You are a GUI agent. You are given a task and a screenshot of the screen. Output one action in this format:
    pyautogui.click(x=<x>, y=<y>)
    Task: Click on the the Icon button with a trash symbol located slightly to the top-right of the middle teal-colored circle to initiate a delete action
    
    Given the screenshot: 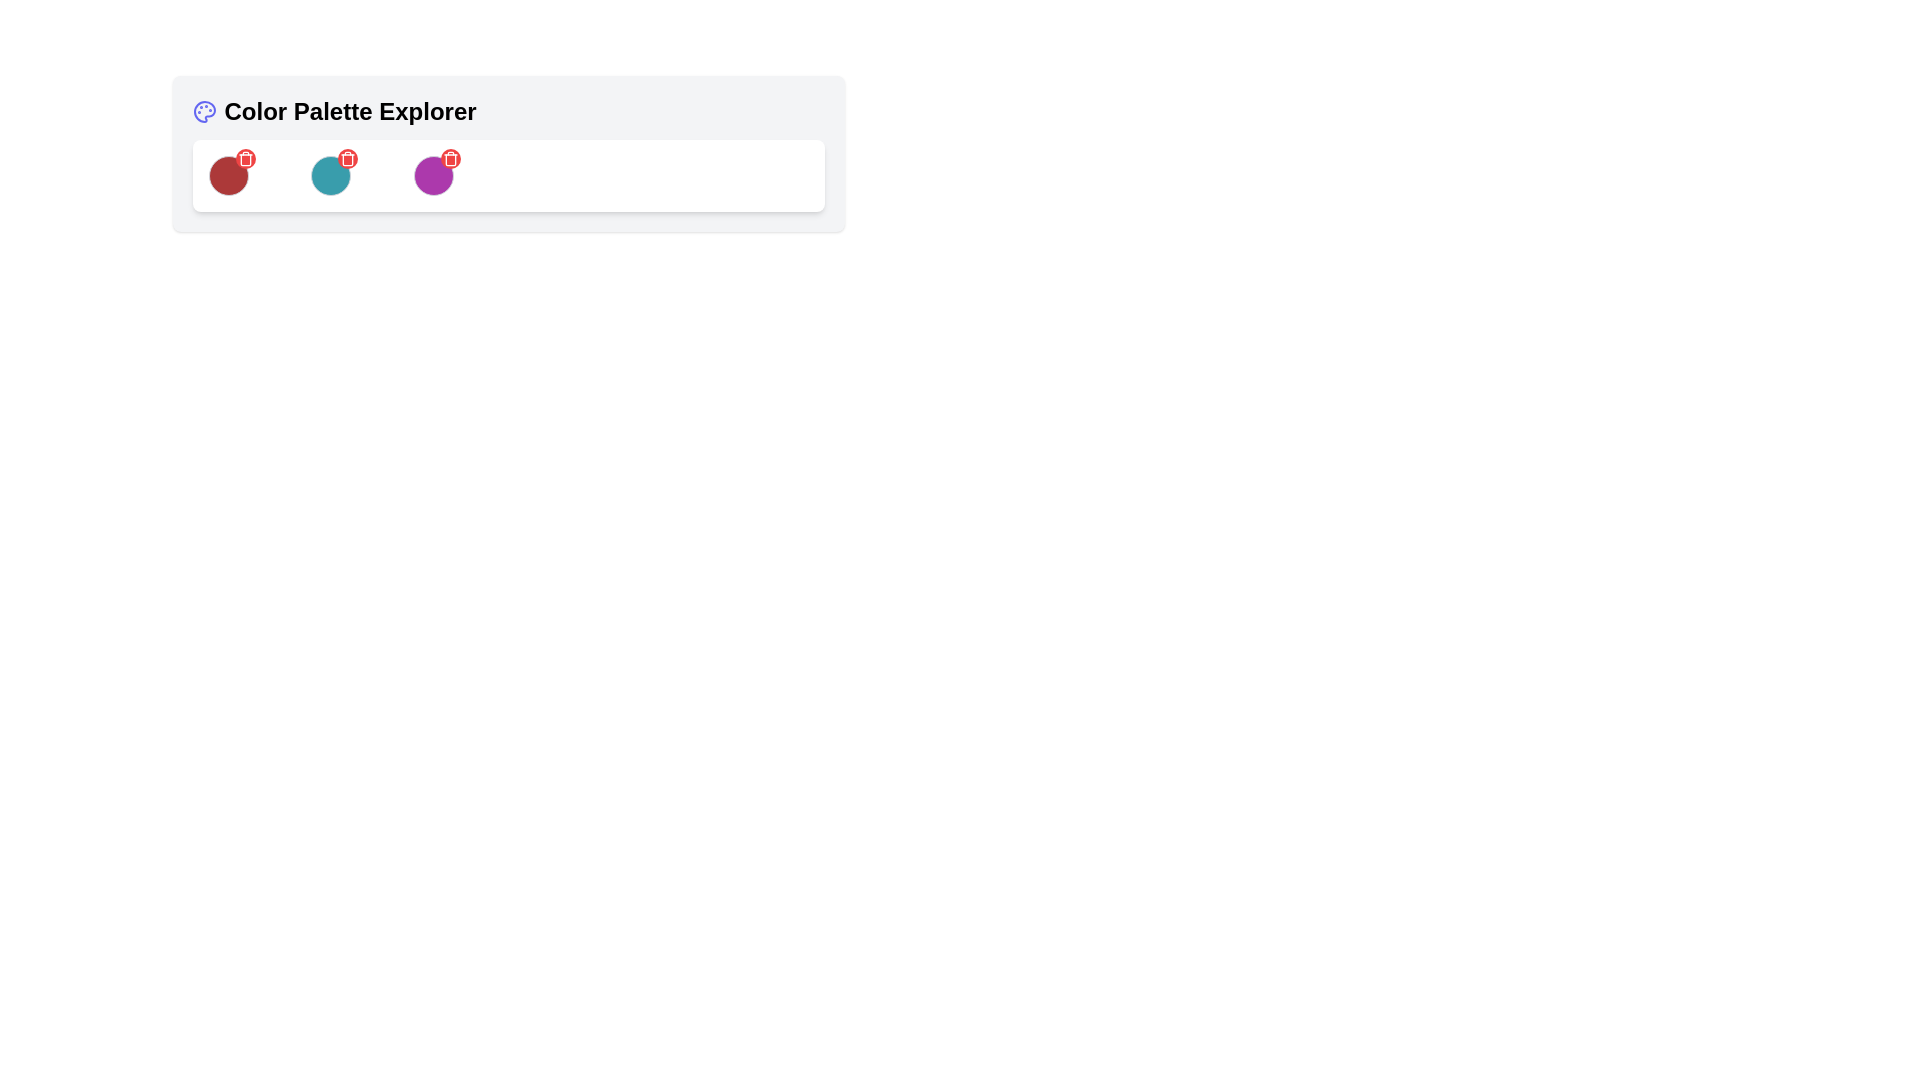 What is the action you would take?
    pyautogui.click(x=348, y=157)
    